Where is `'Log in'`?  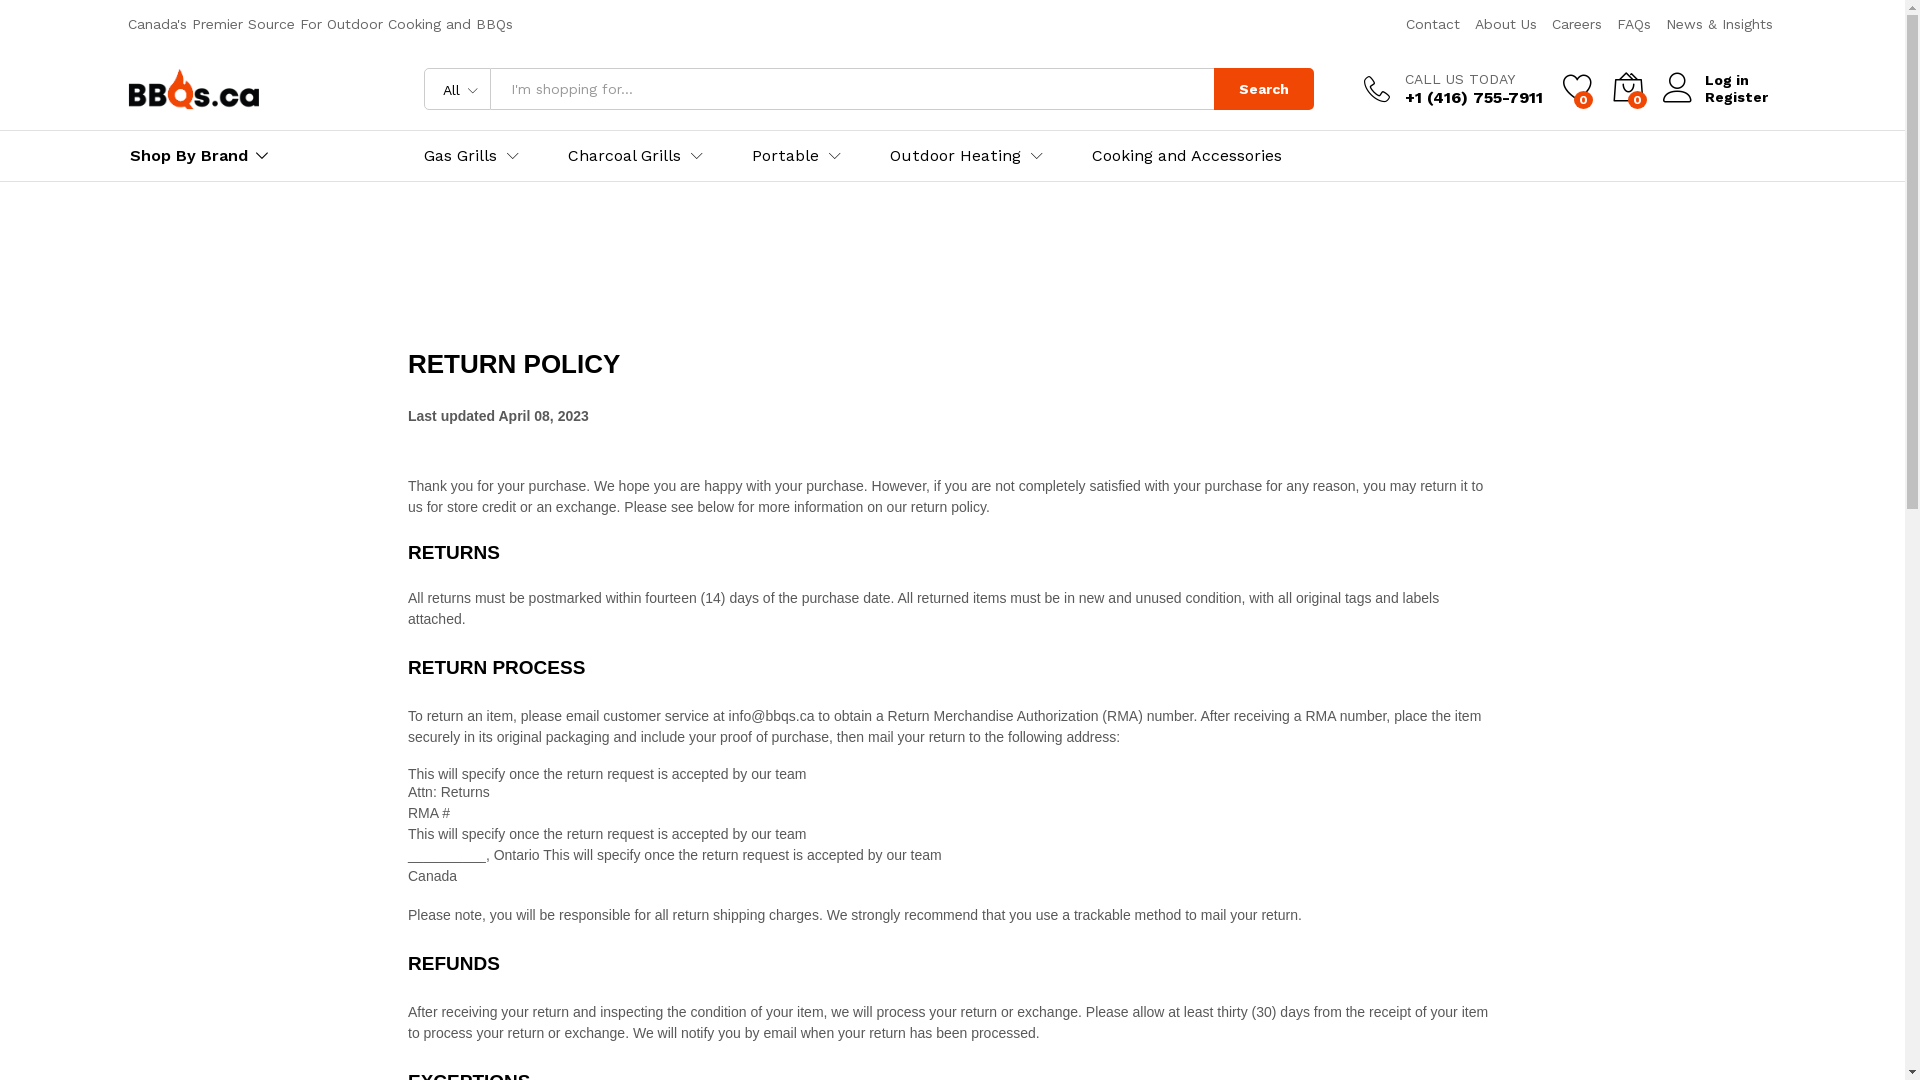
'Log in' is located at coordinates (1713, 79).